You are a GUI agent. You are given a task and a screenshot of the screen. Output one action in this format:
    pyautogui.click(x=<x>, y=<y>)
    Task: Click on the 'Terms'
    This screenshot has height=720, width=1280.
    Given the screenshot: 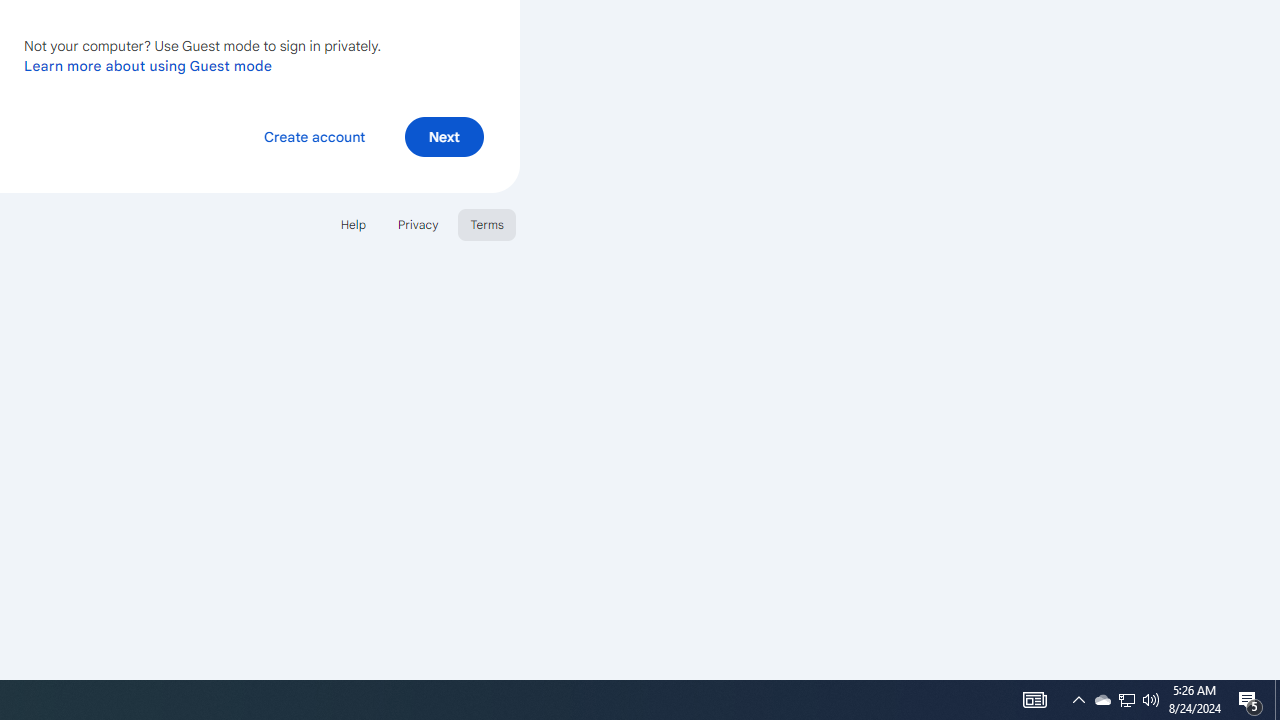 What is the action you would take?
    pyautogui.click(x=487, y=224)
    